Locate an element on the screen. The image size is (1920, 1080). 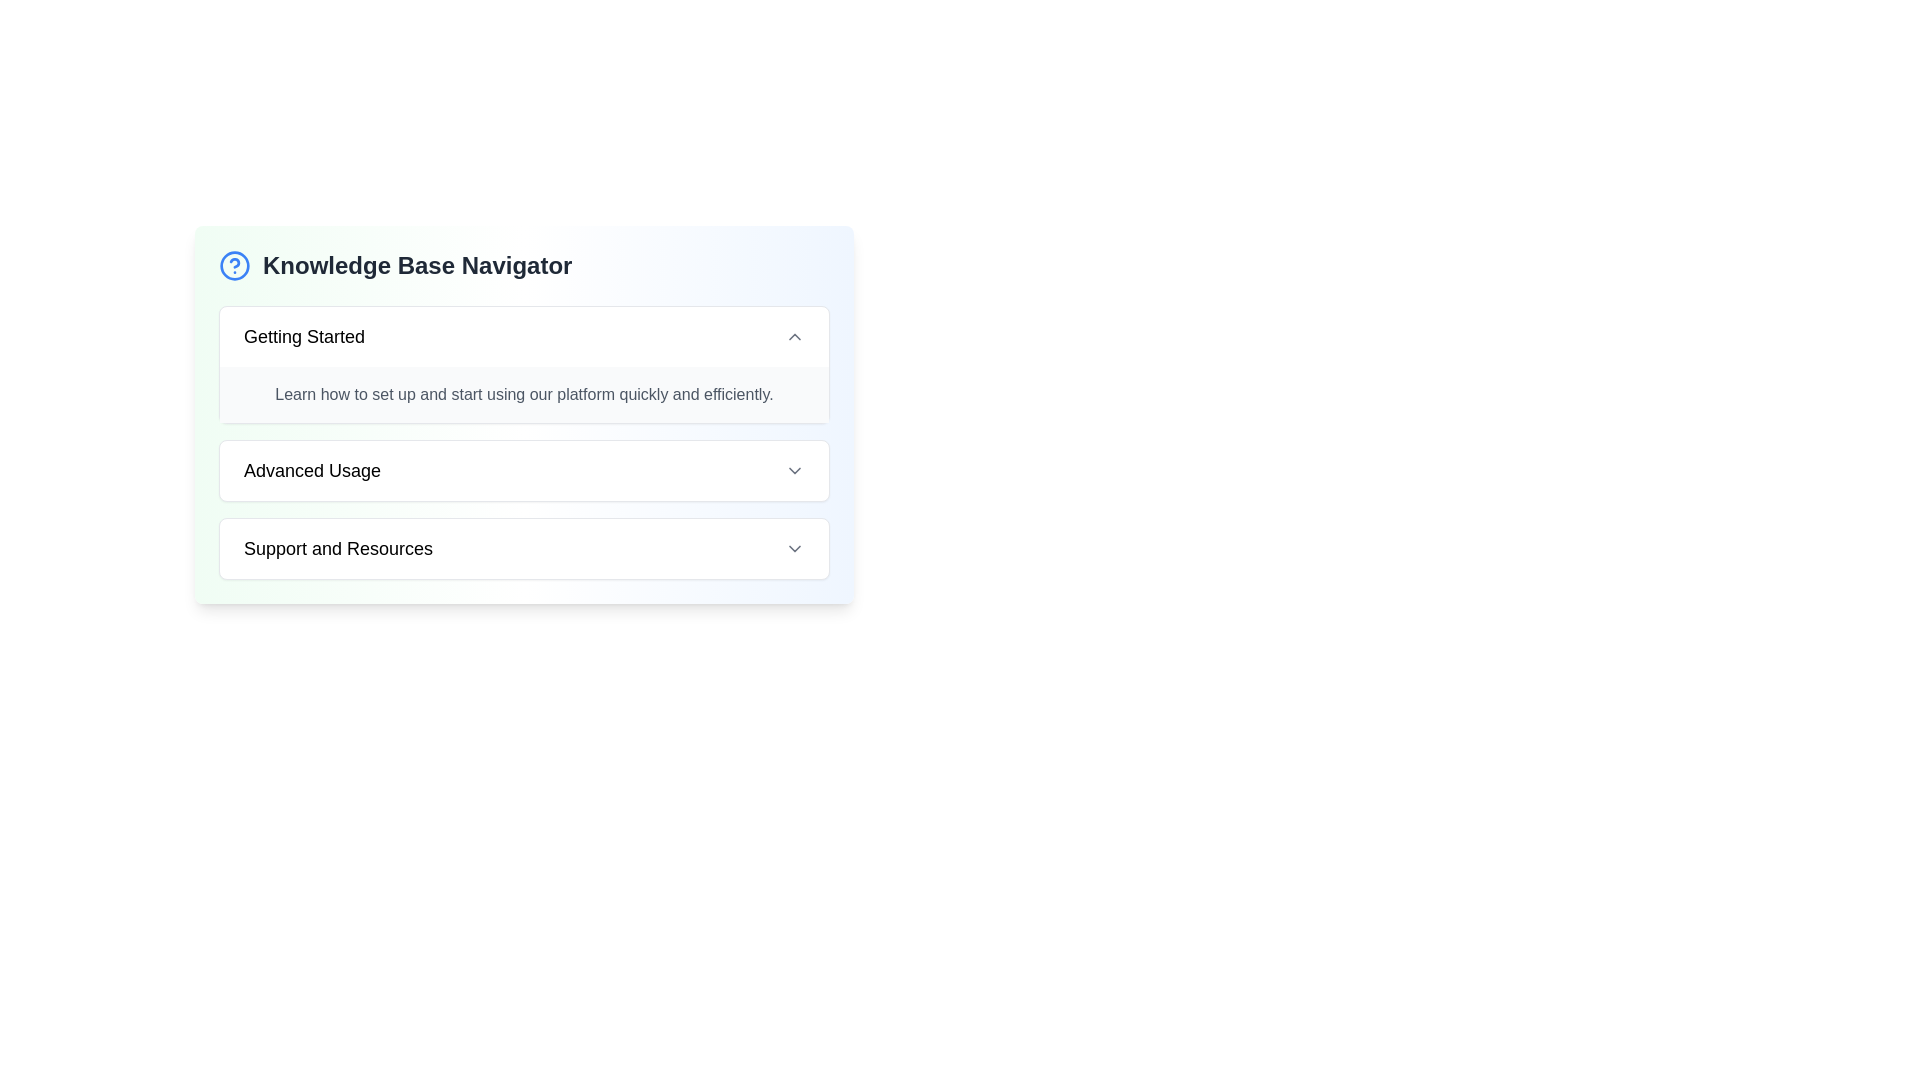
text label indicating 'Support and Resources' located centrally within the 'Knowledge Base Navigator' panel is located at coordinates (338, 548).